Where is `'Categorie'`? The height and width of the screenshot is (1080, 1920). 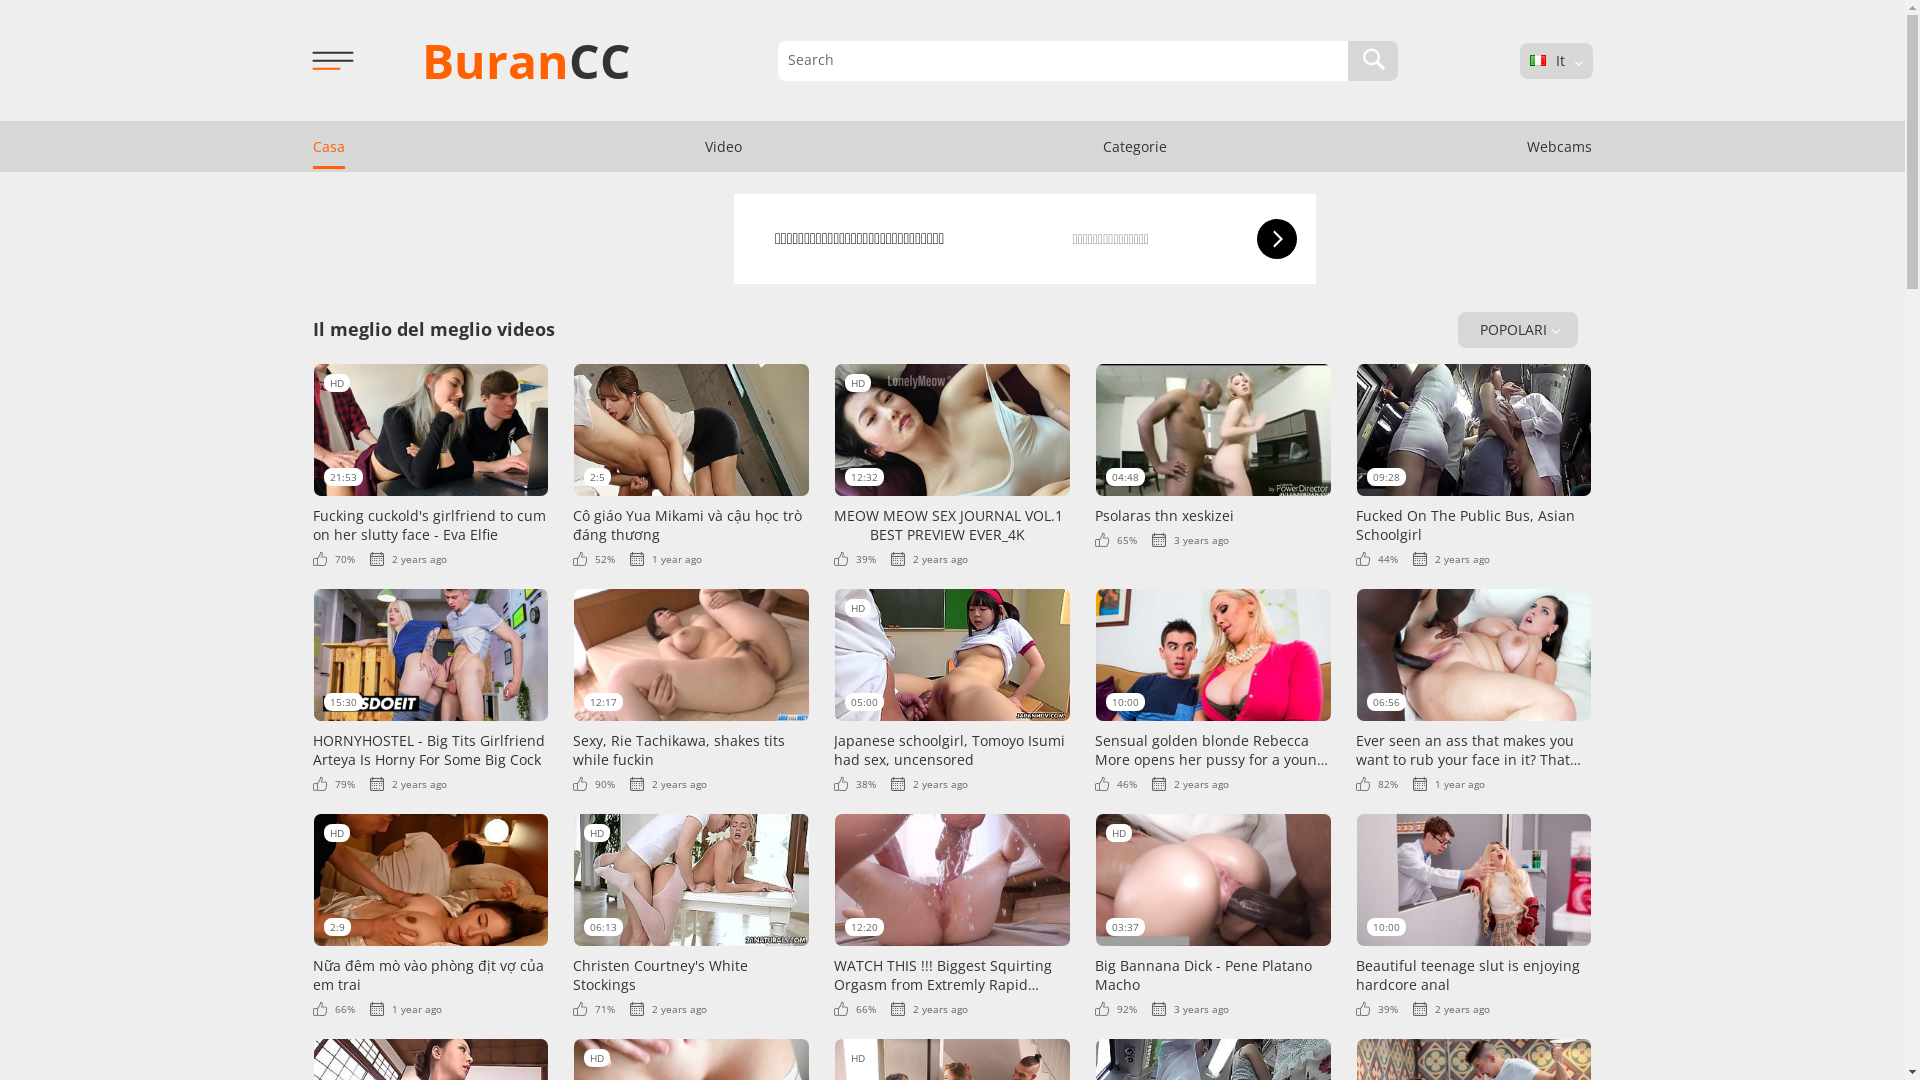 'Categorie' is located at coordinates (1134, 145).